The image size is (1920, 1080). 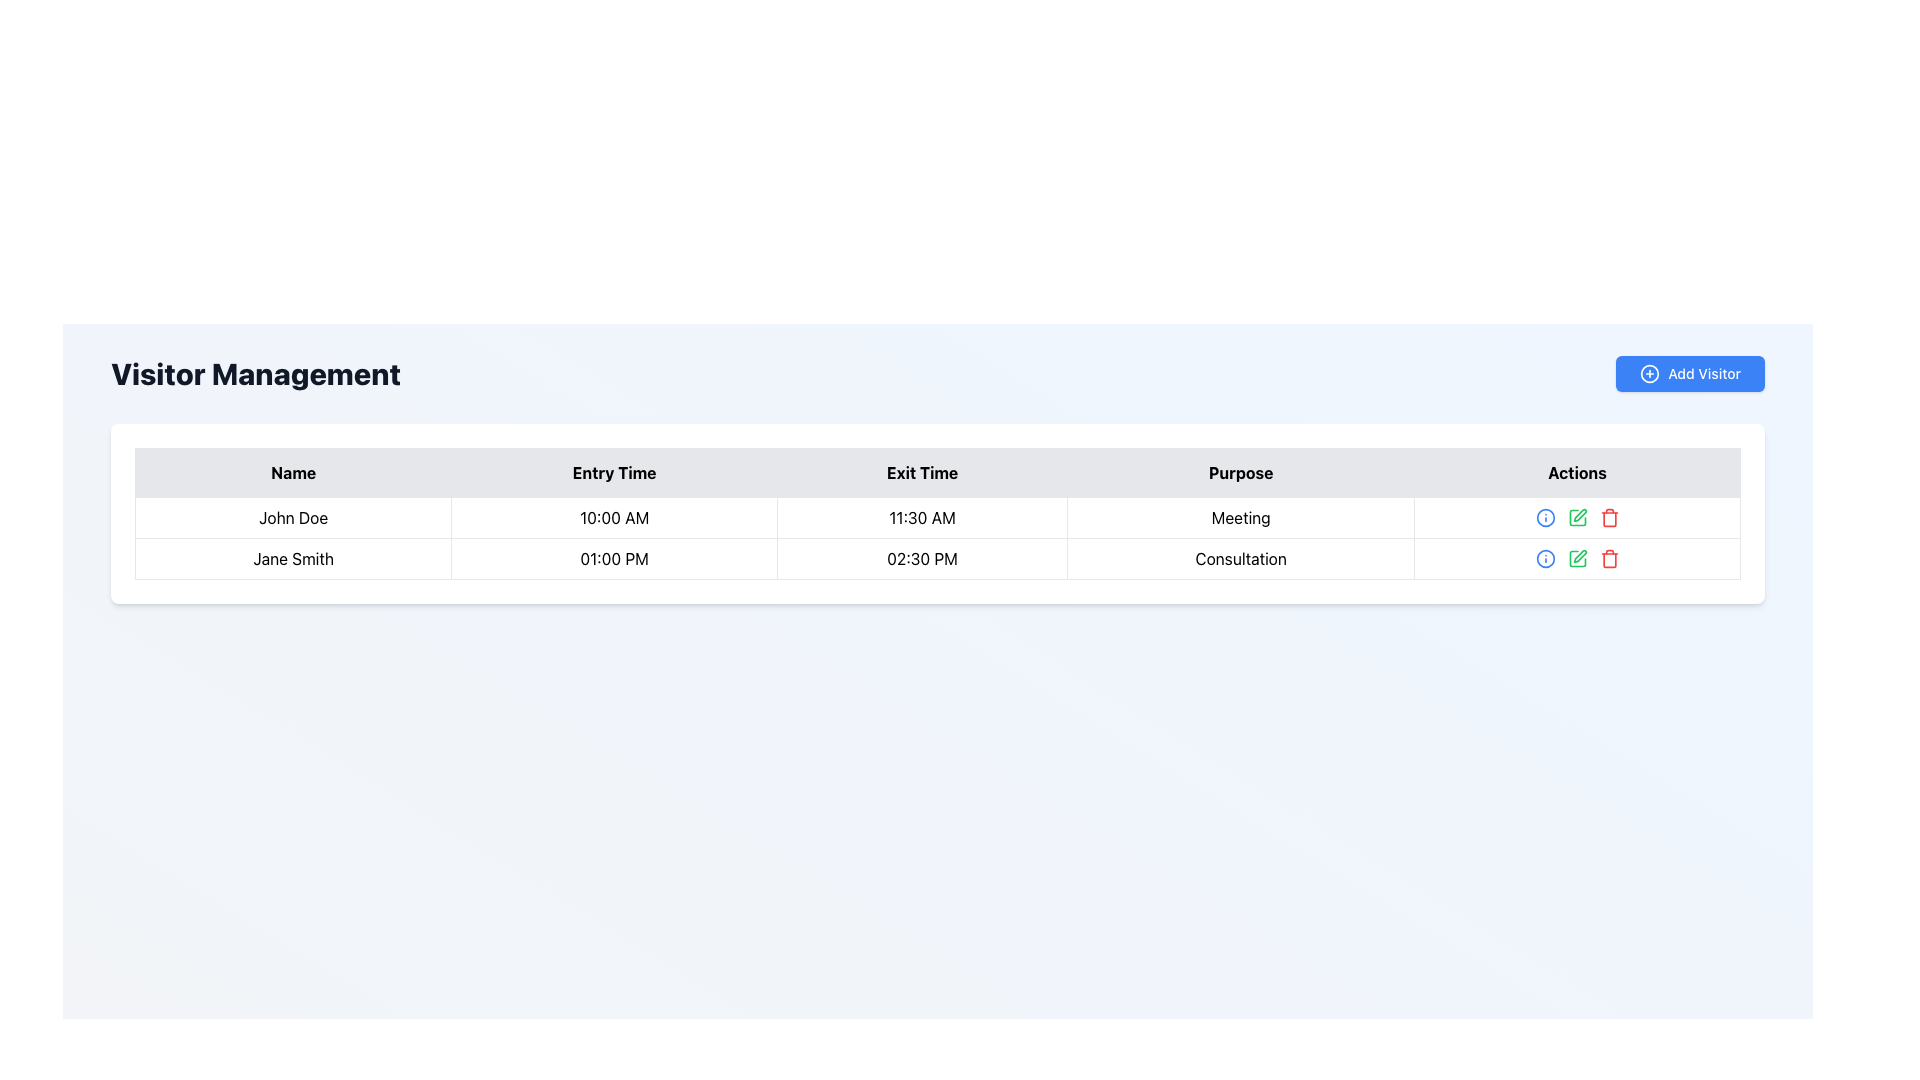 What do you see at coordinates (613, 559) in the screenshot?
I see `text content of the bold time representation '01:00 PM' located in the second cell of the 'Entry Time' column for 'Jane Smith' in the data table` at bounding box center [613, 559].